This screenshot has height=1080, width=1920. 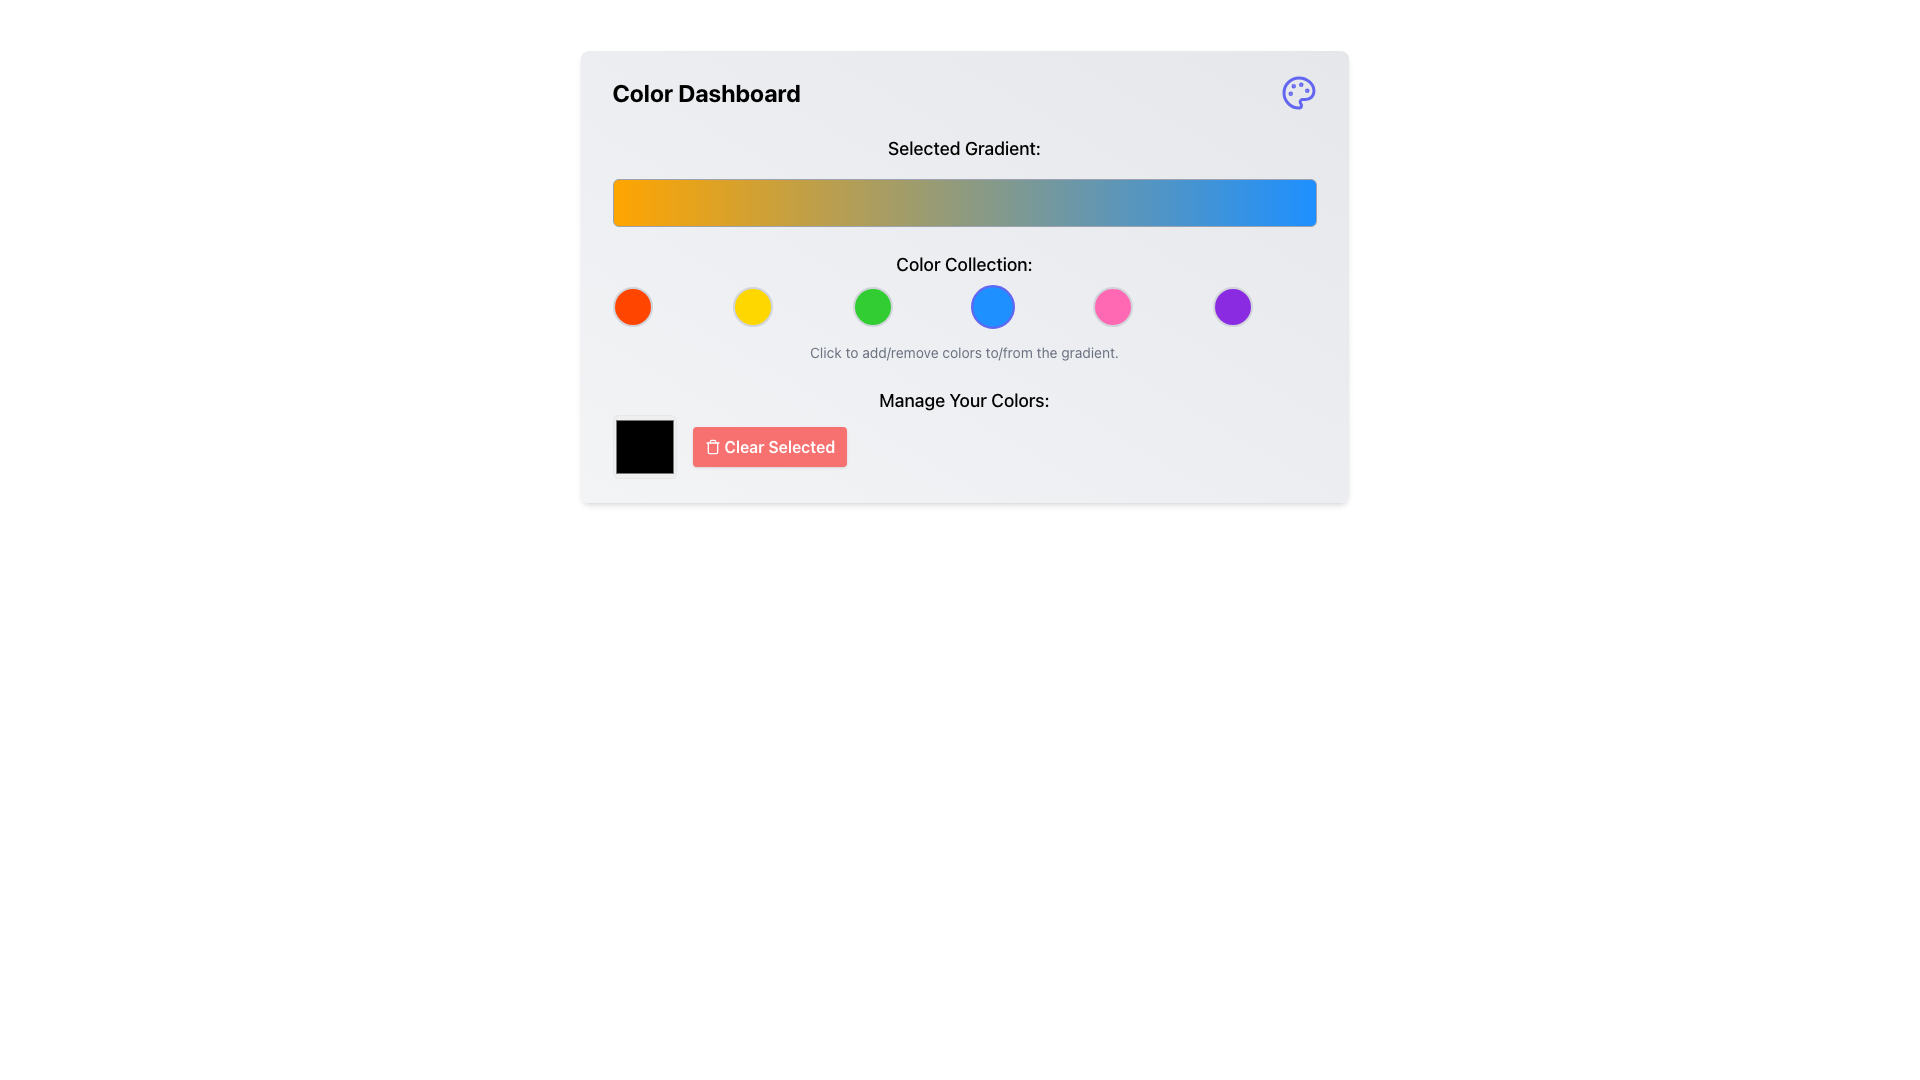 I want to click on the gradient selection, so click(x=1027, y=203).